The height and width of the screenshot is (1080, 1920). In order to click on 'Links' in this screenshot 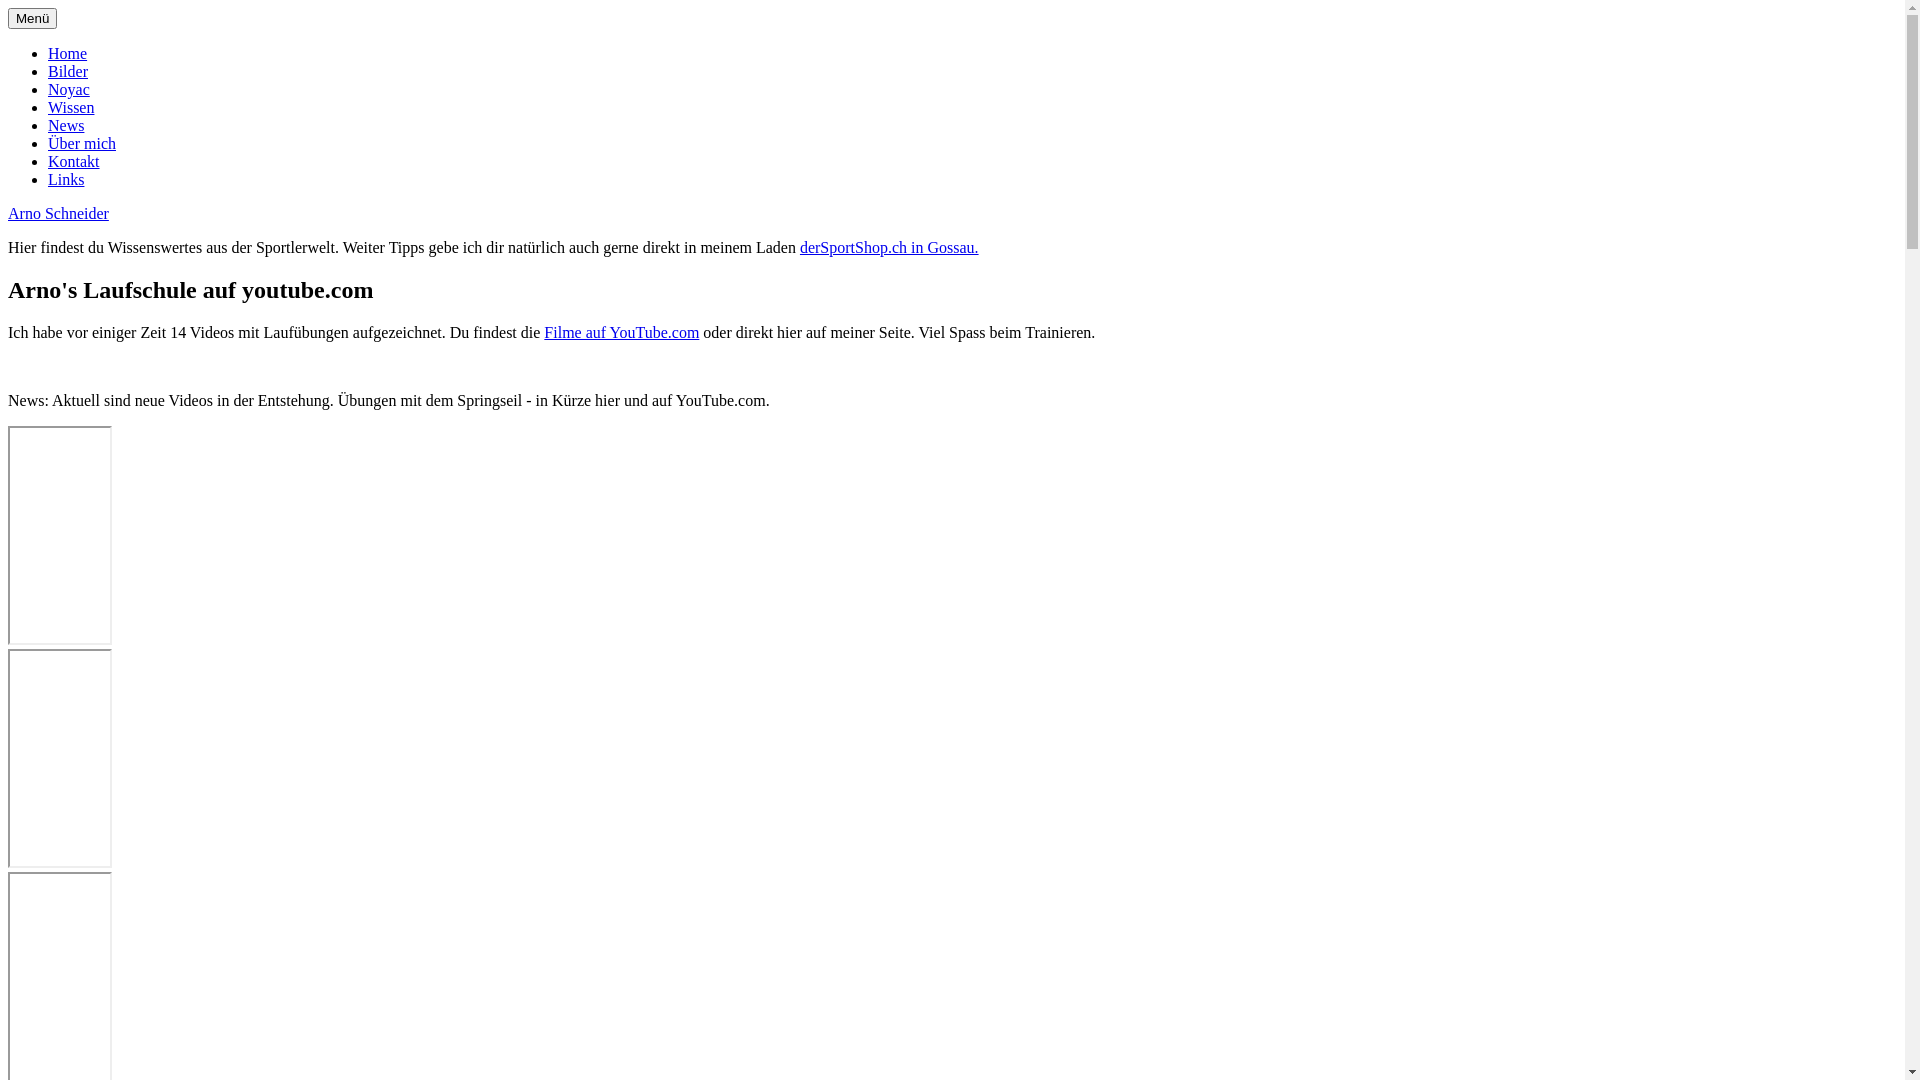, I will do `click(48, 178)`.